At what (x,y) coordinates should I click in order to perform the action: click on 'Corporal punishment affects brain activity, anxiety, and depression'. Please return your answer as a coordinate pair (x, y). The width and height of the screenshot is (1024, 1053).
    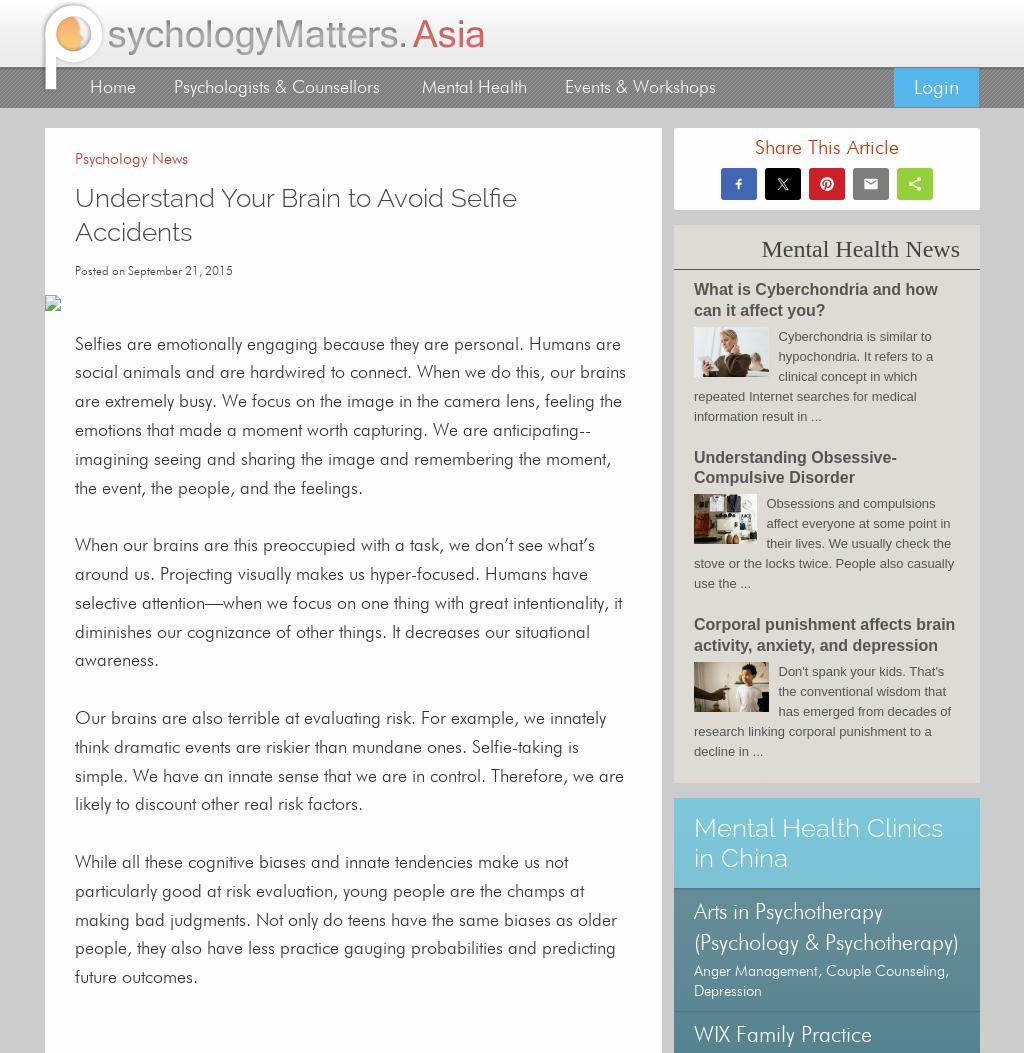
    Looking at the image, I should click on (823, 633).